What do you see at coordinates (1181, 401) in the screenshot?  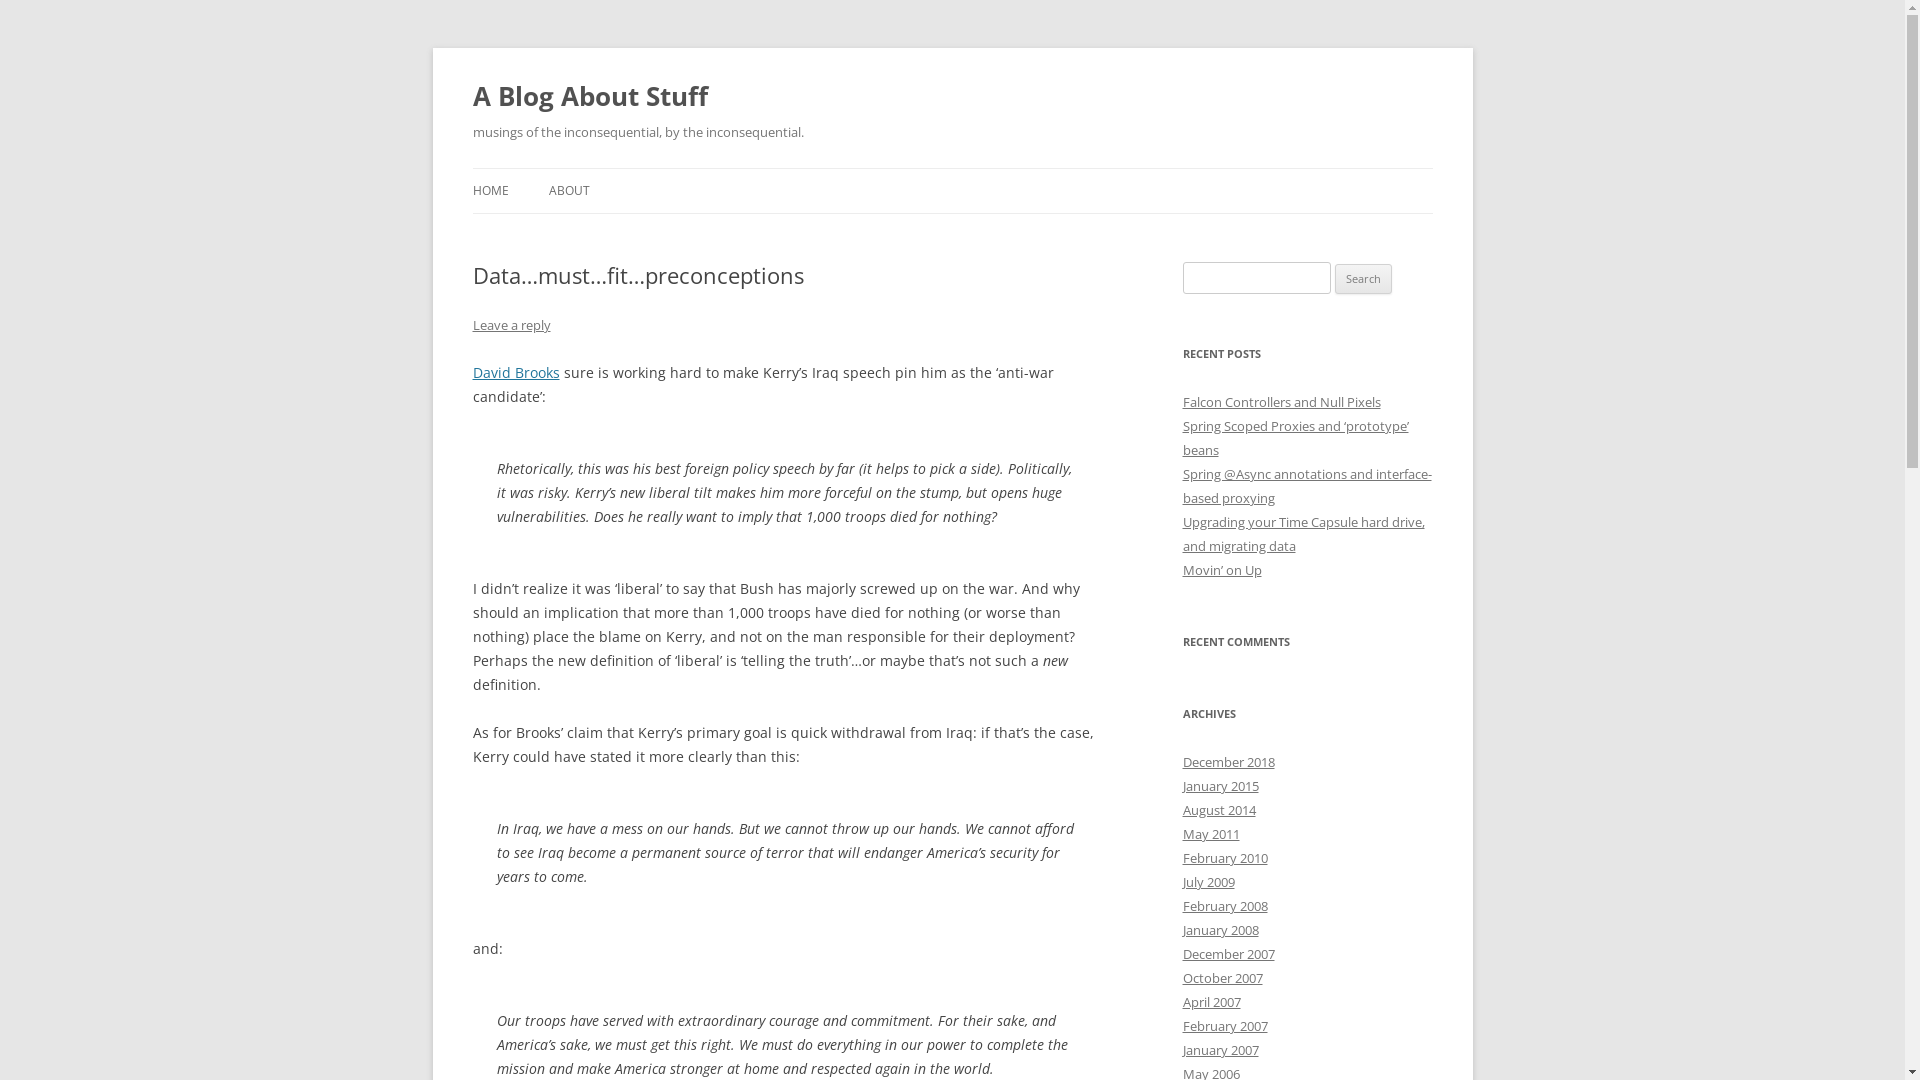 I see `'Falcon Controllers and Null Pixels'` at bounding box center [1181, 401].